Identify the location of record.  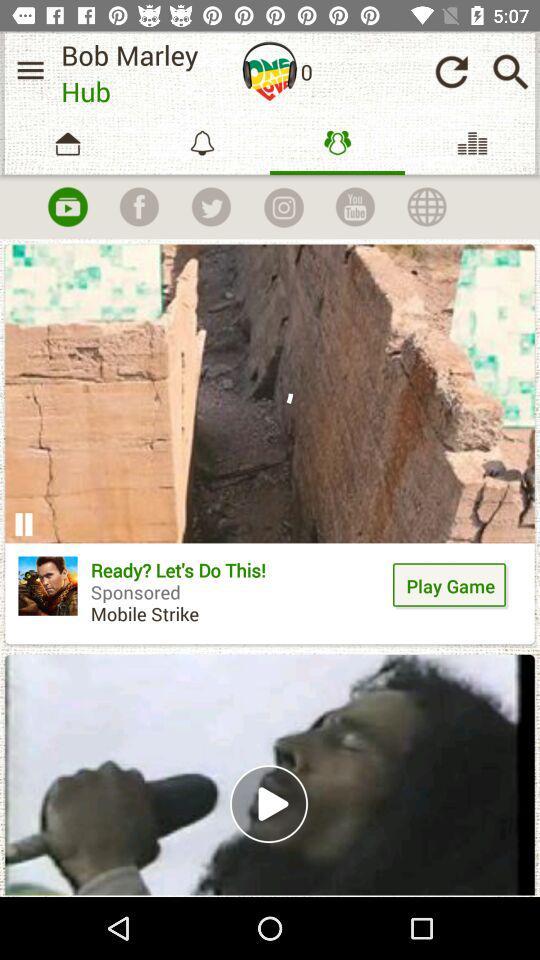
(67, 207).